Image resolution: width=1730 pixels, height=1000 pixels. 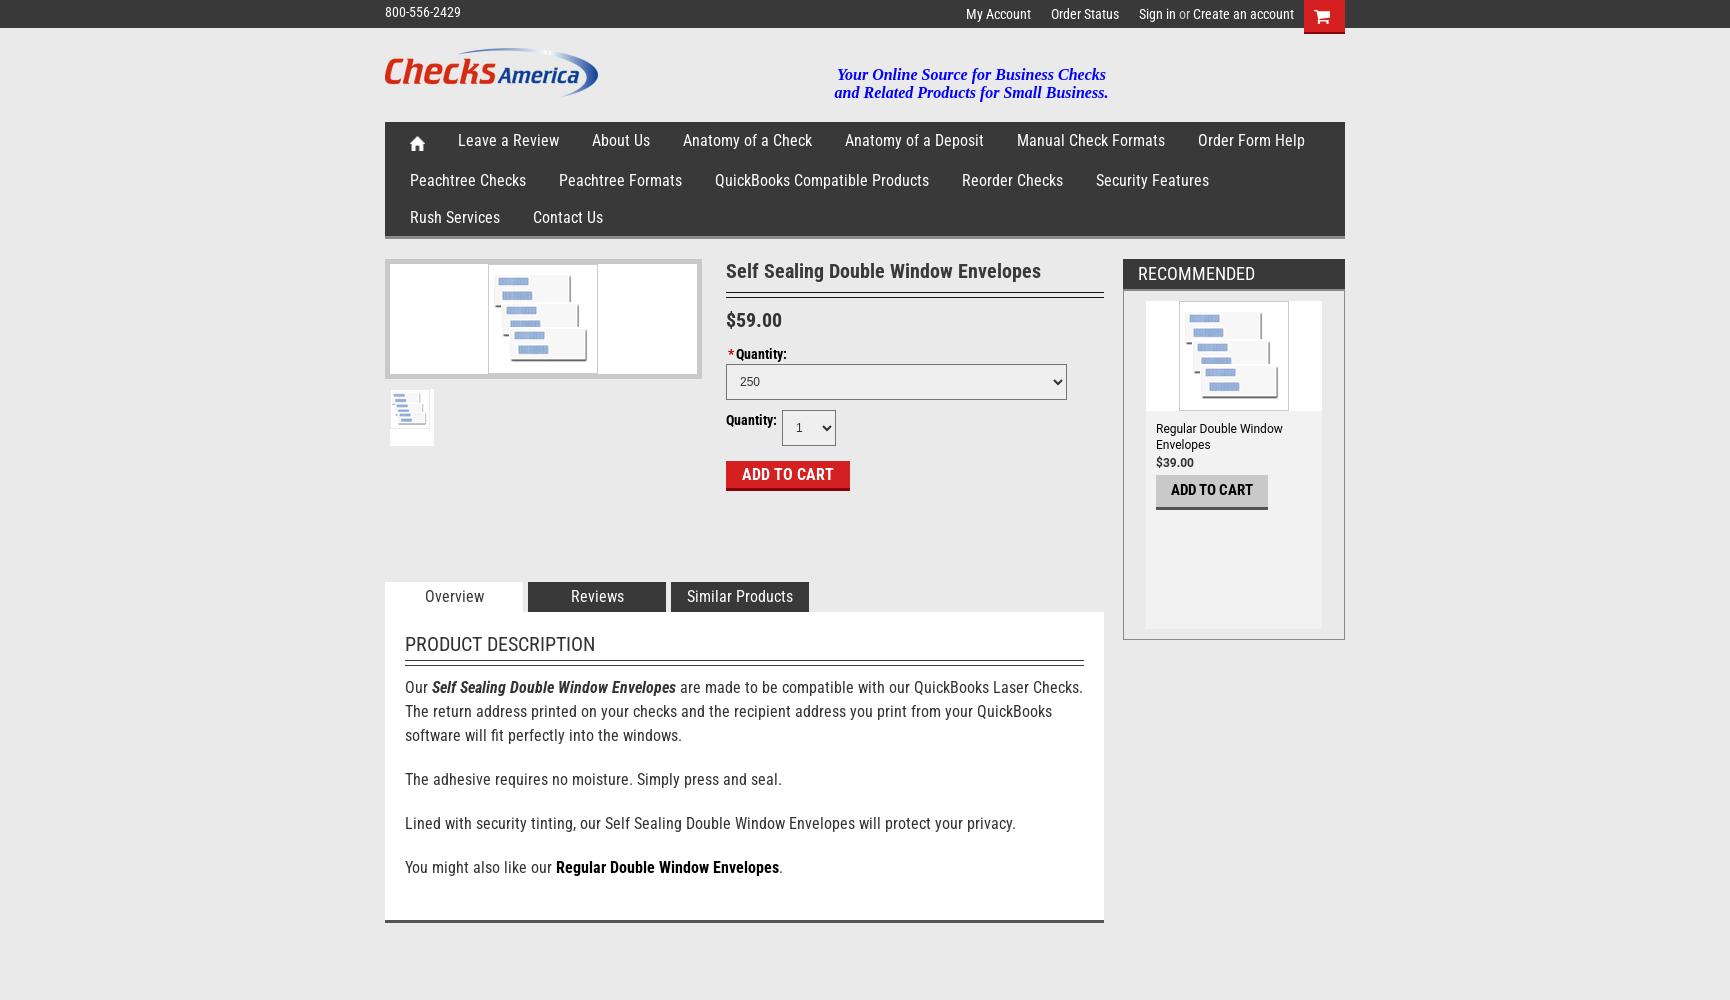 What do you see at coordinates (1155, 462) in the screenshot?
I see `'$39.00'` at bounding box center [1155, 462].